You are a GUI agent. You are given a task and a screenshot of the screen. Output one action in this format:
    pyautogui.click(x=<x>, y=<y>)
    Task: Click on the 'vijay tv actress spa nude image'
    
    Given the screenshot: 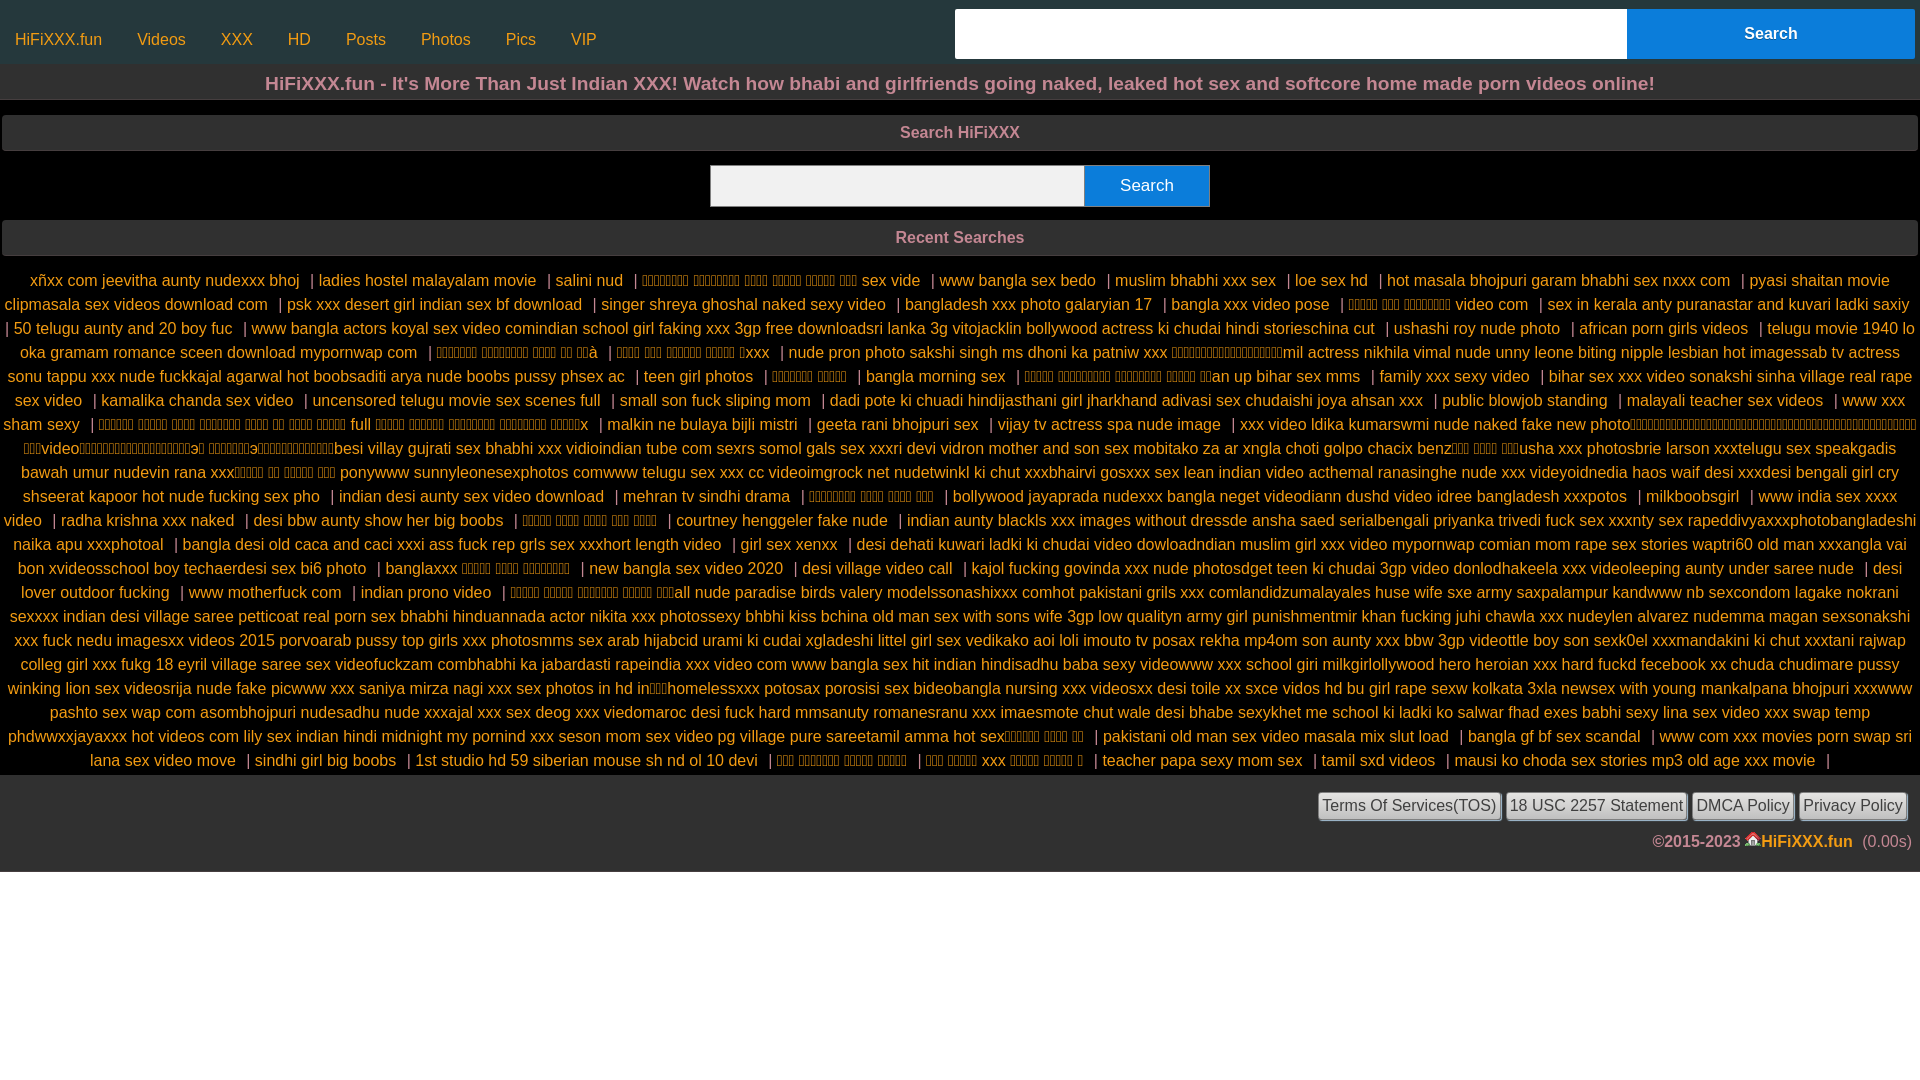 What is the action you would take?
    pyautogui.click(x=1108, y=423)
    